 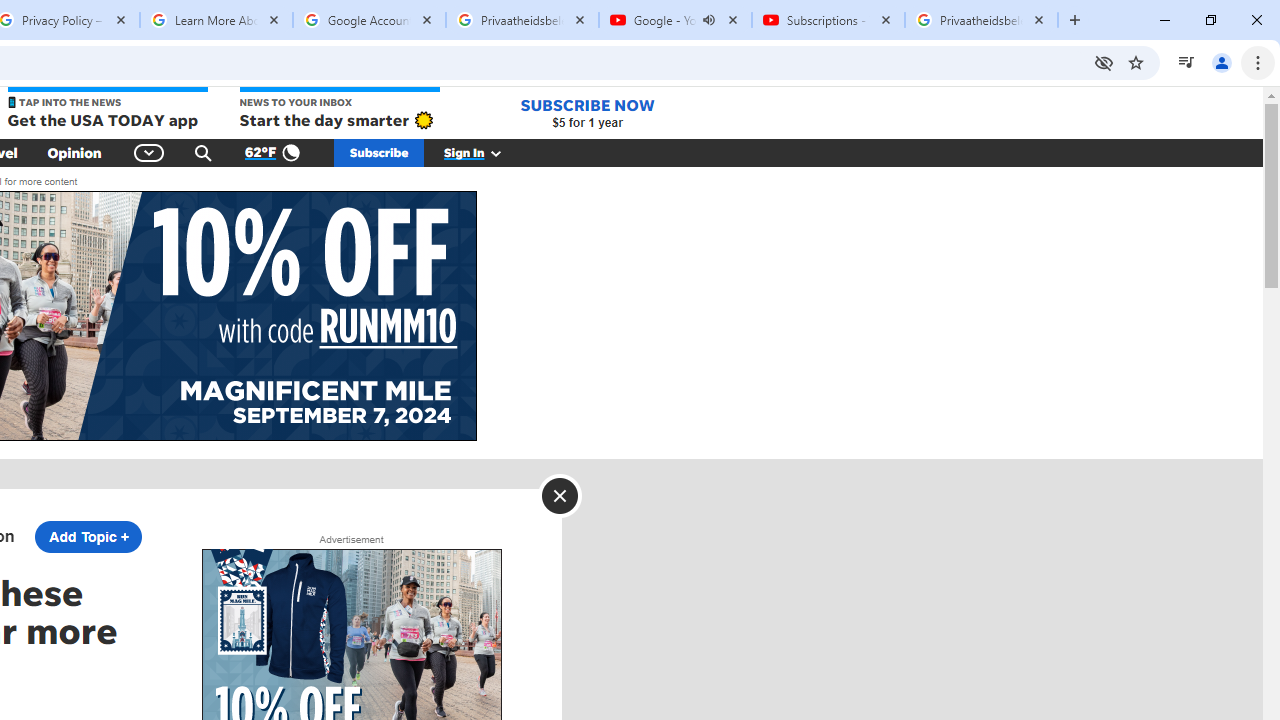 What do you see at coordinates (1074, 20) in the screenshot?
I see `'New Tab'` at bounding box center [1074, 20].